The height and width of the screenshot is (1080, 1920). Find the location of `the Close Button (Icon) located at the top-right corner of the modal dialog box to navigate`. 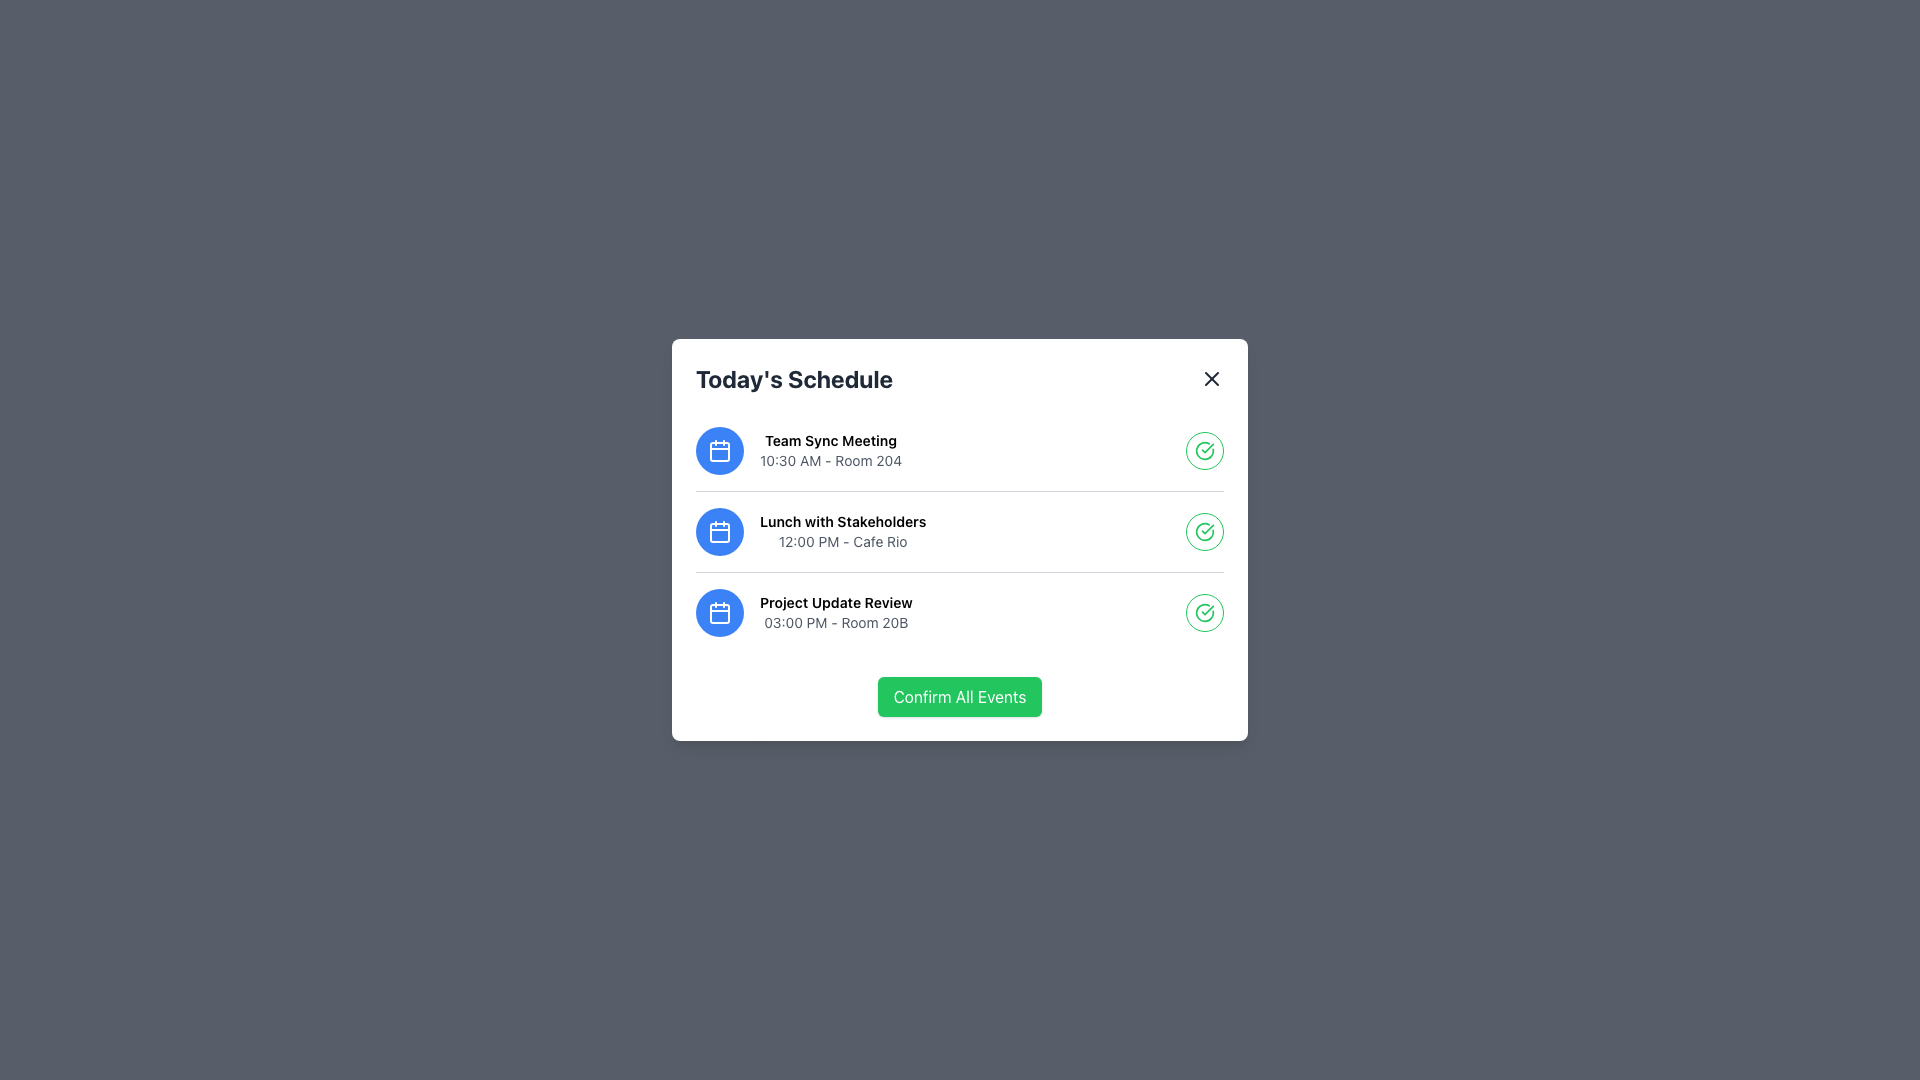

the Close Button (Icon) located at the top-right corner of the modal dialog box to navigate is located at coordinates (1210, 378).